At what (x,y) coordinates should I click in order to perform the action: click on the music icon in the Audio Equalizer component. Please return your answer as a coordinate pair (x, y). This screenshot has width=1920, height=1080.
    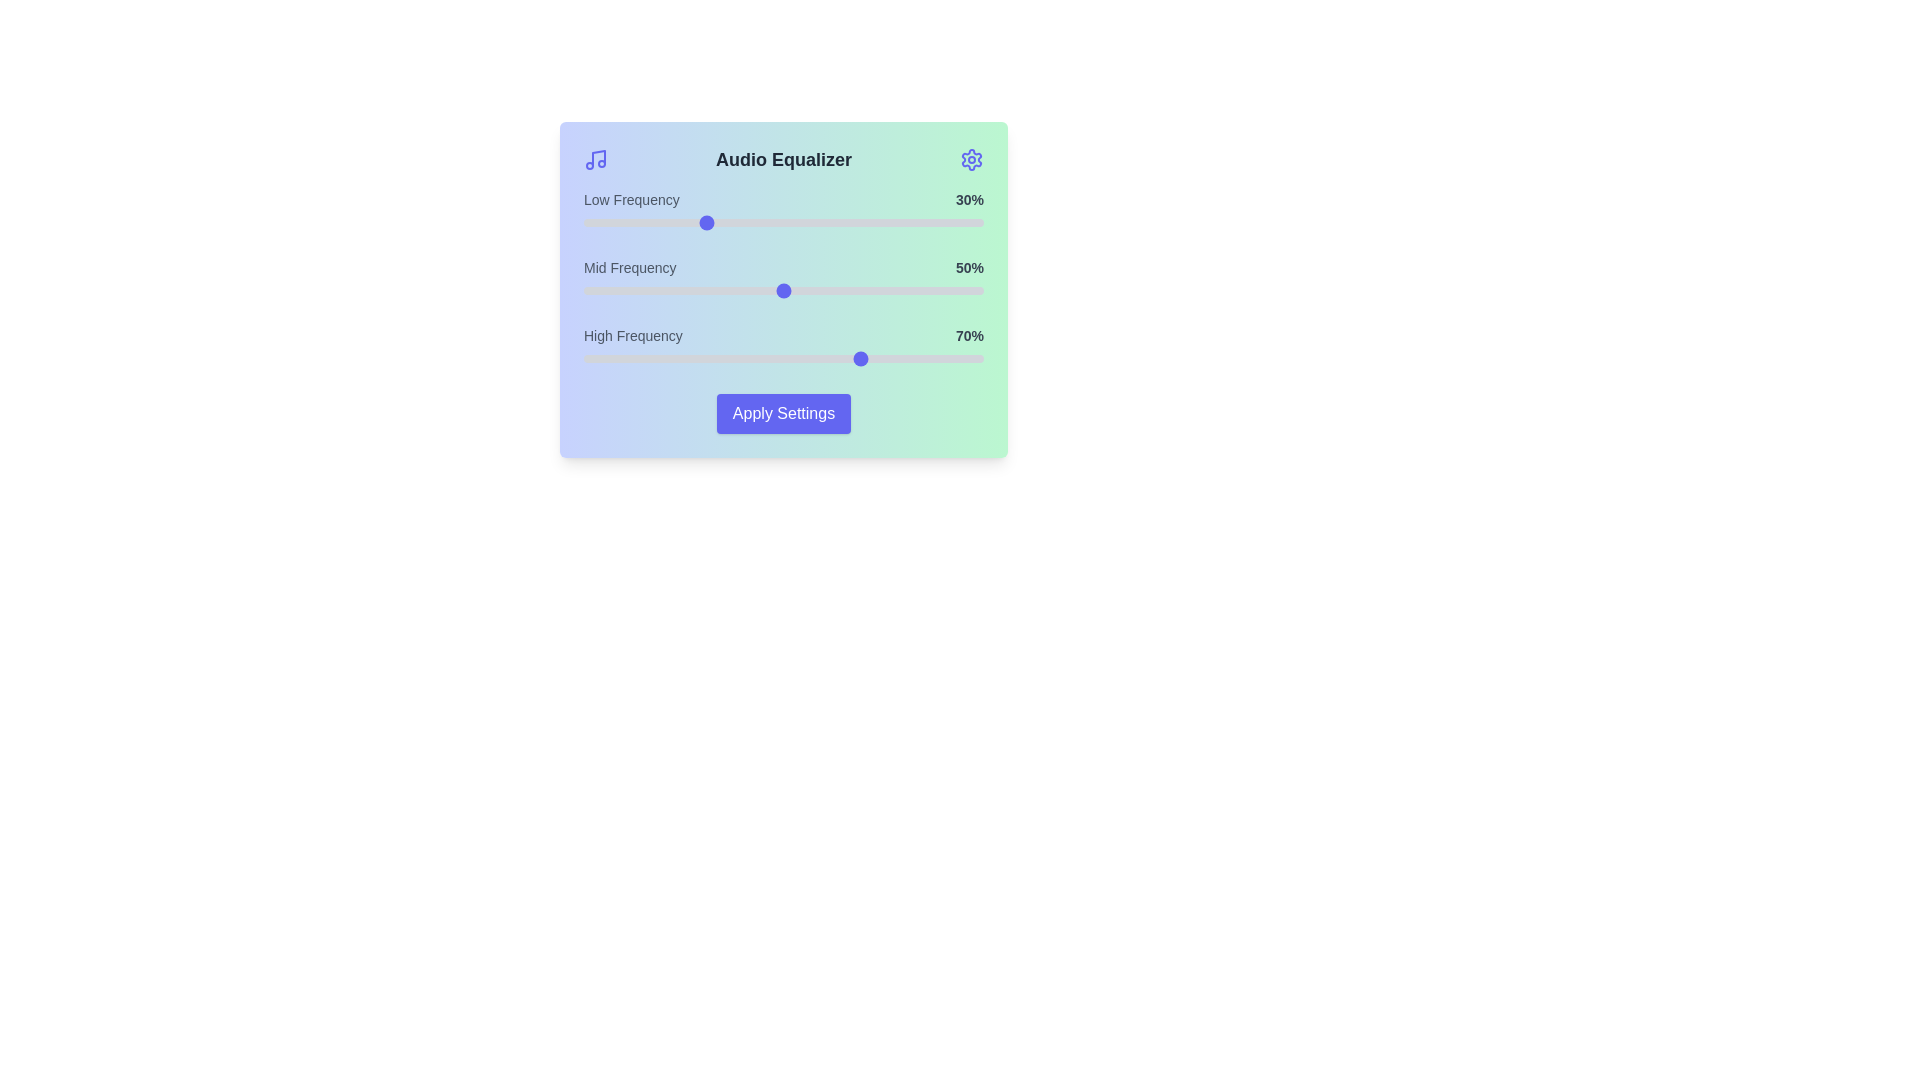
    Looking at the image, I should click on (594, 158).